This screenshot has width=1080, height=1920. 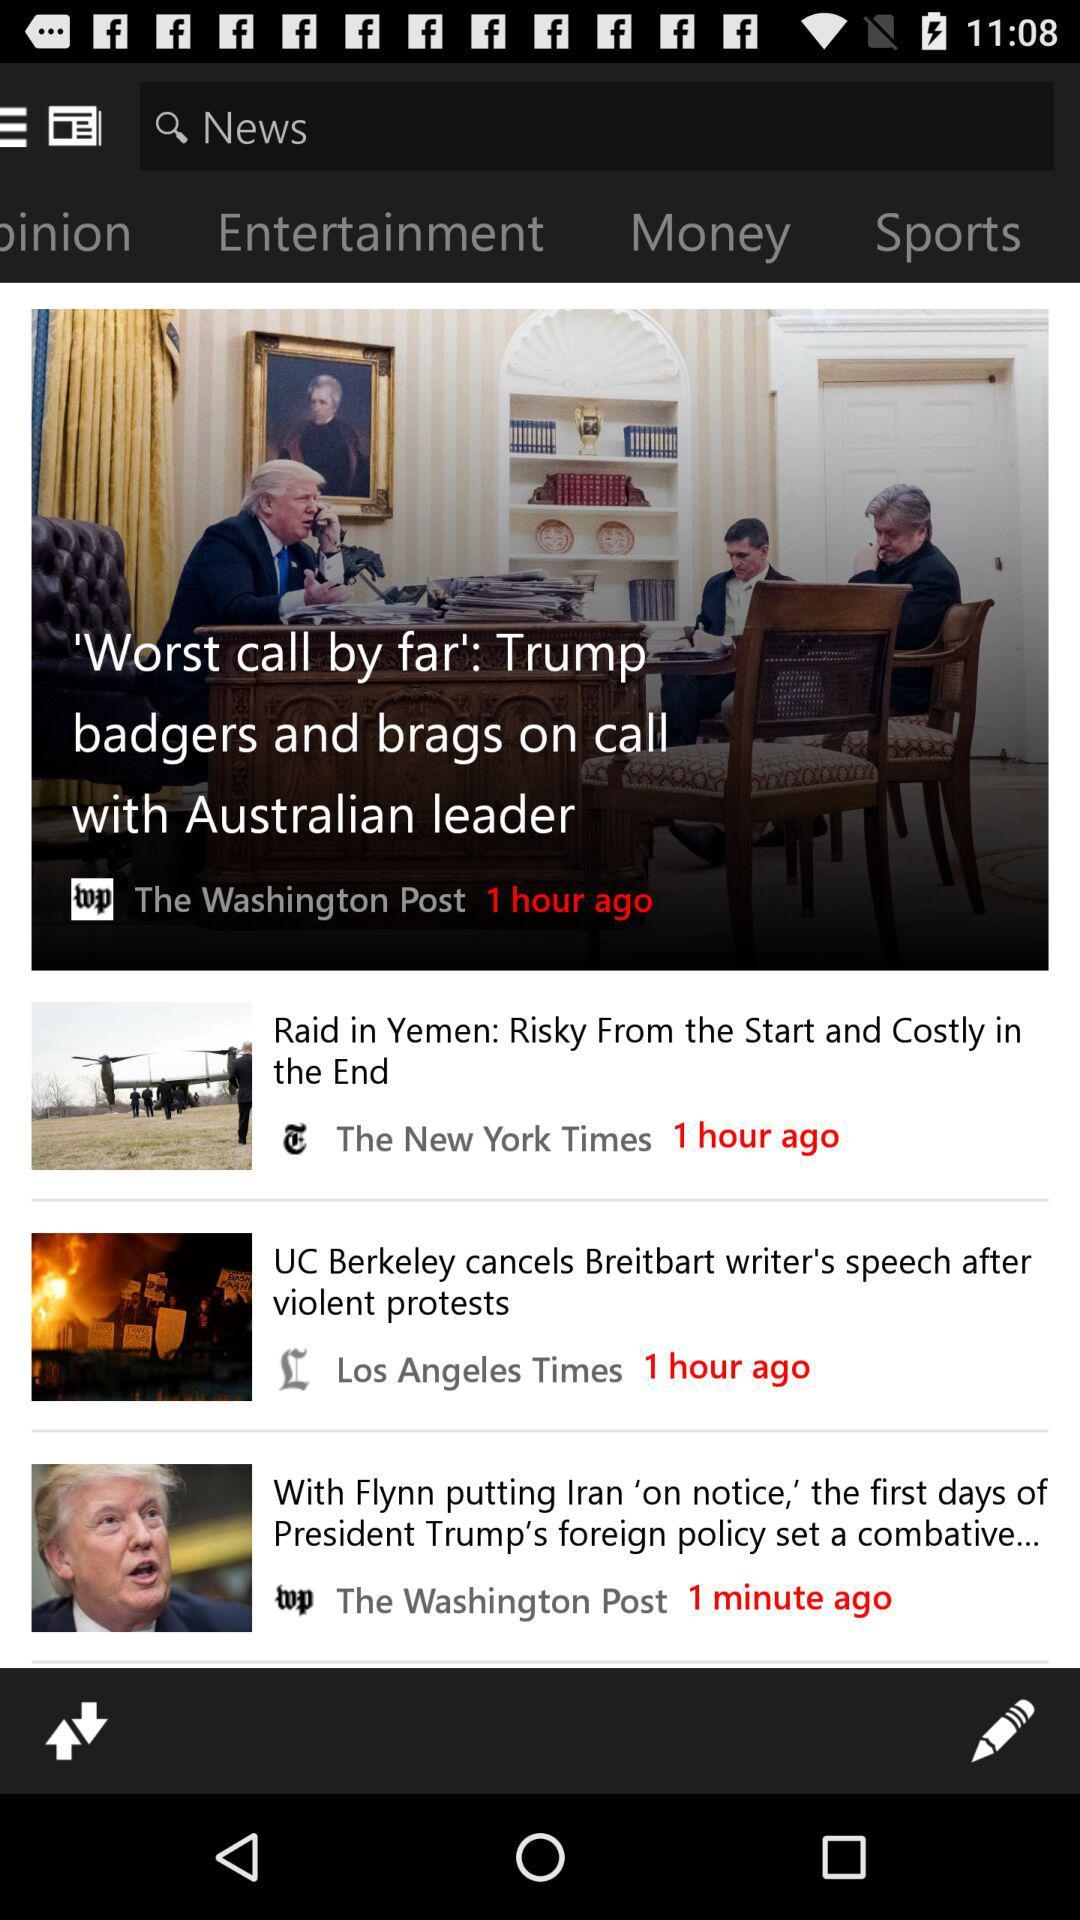 I want to click on the icon next to money, so click(x=396, y=235).